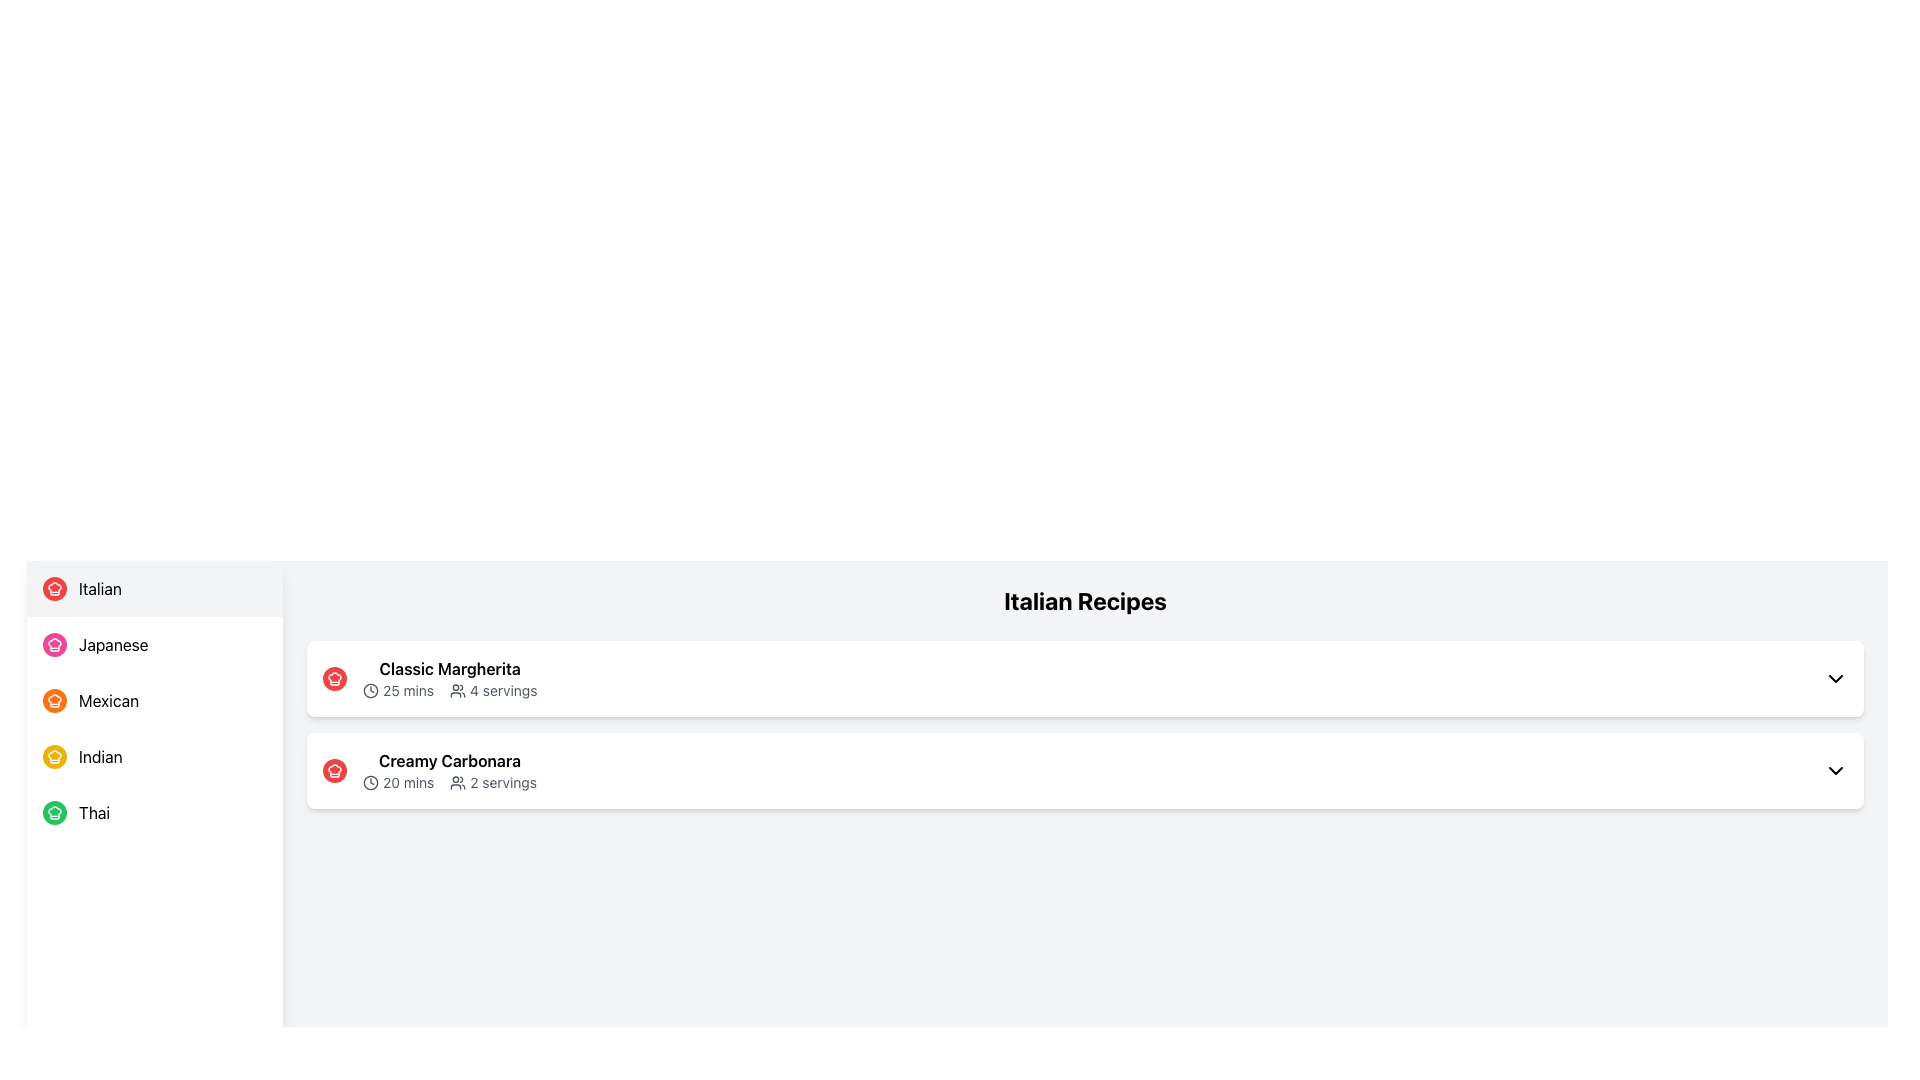  Describe the element at coordinates (1836, 770) in the screenshot. I see `the downward-pointing chevron icon located on the far right of the 'Creamy Carbonara' section` at that location.